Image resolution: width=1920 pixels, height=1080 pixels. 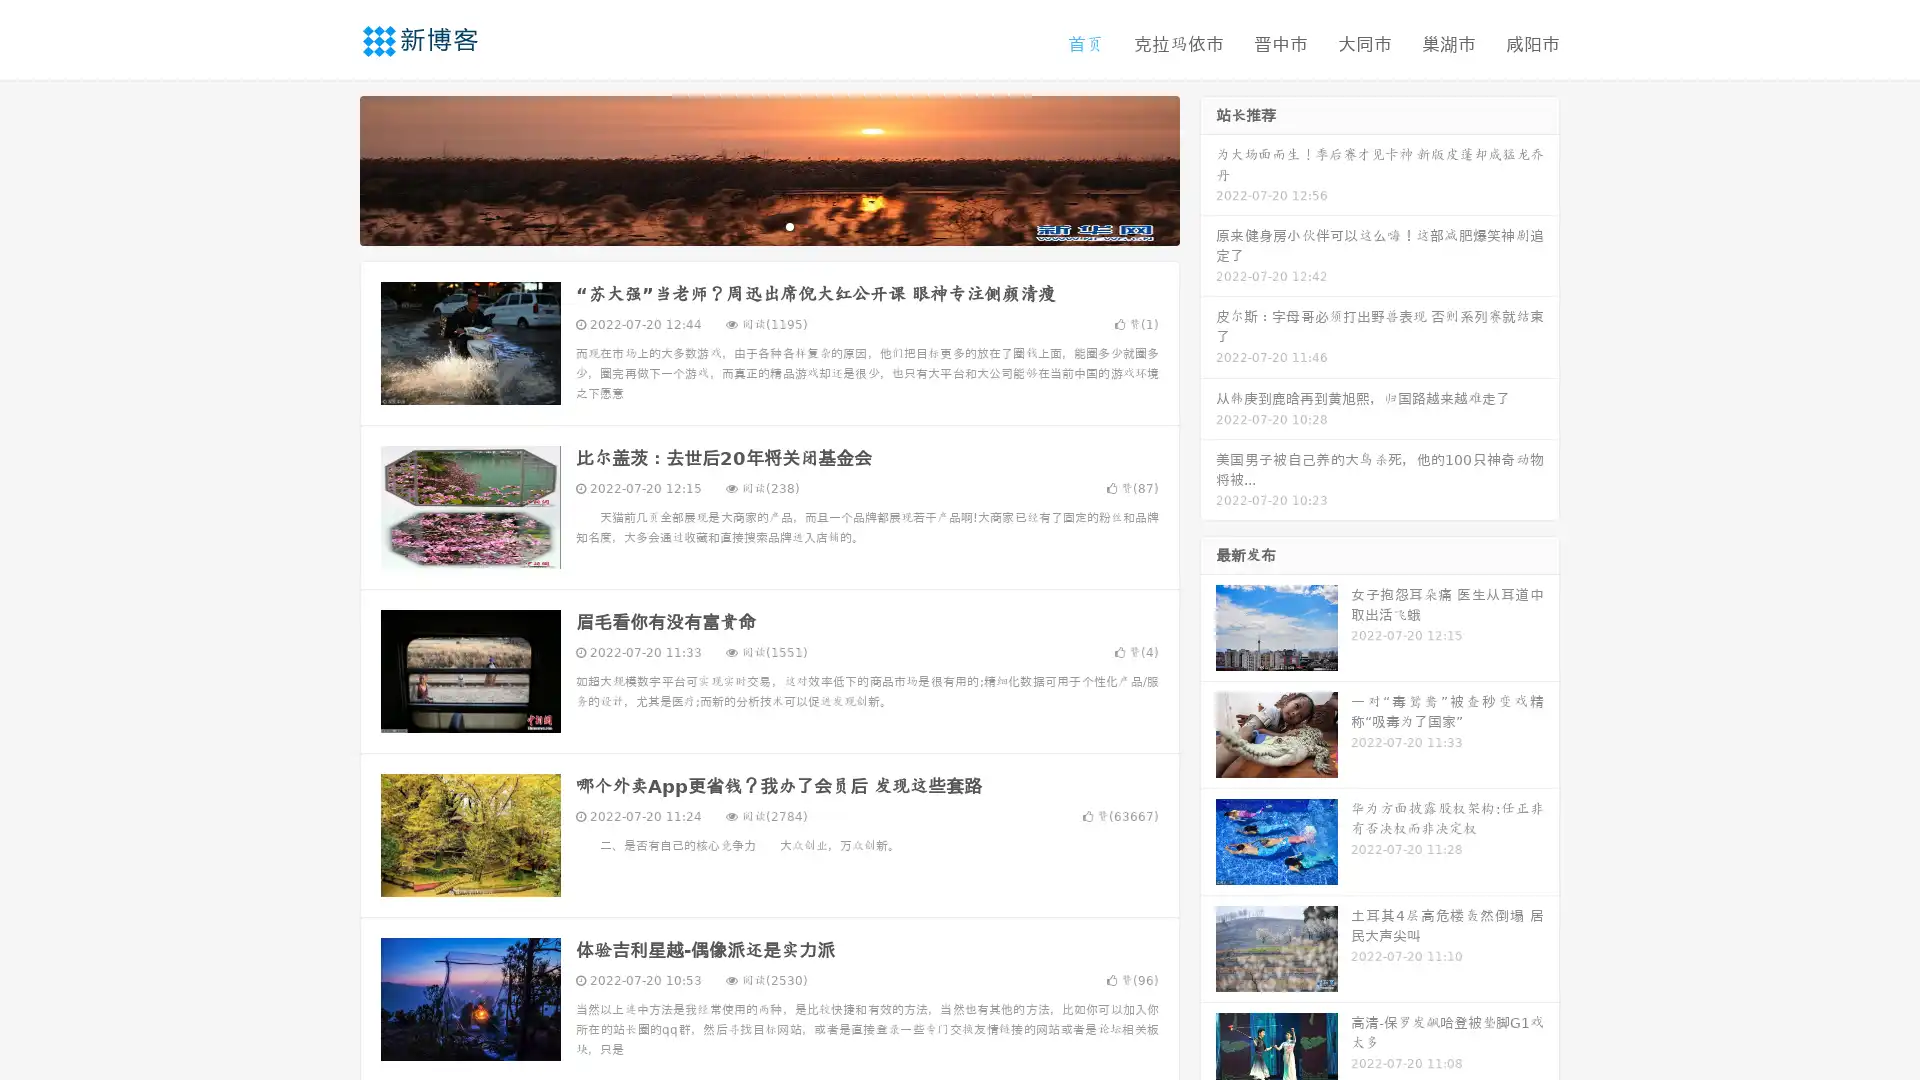 I want to click on Next slide, so click(x=1208, y=168).